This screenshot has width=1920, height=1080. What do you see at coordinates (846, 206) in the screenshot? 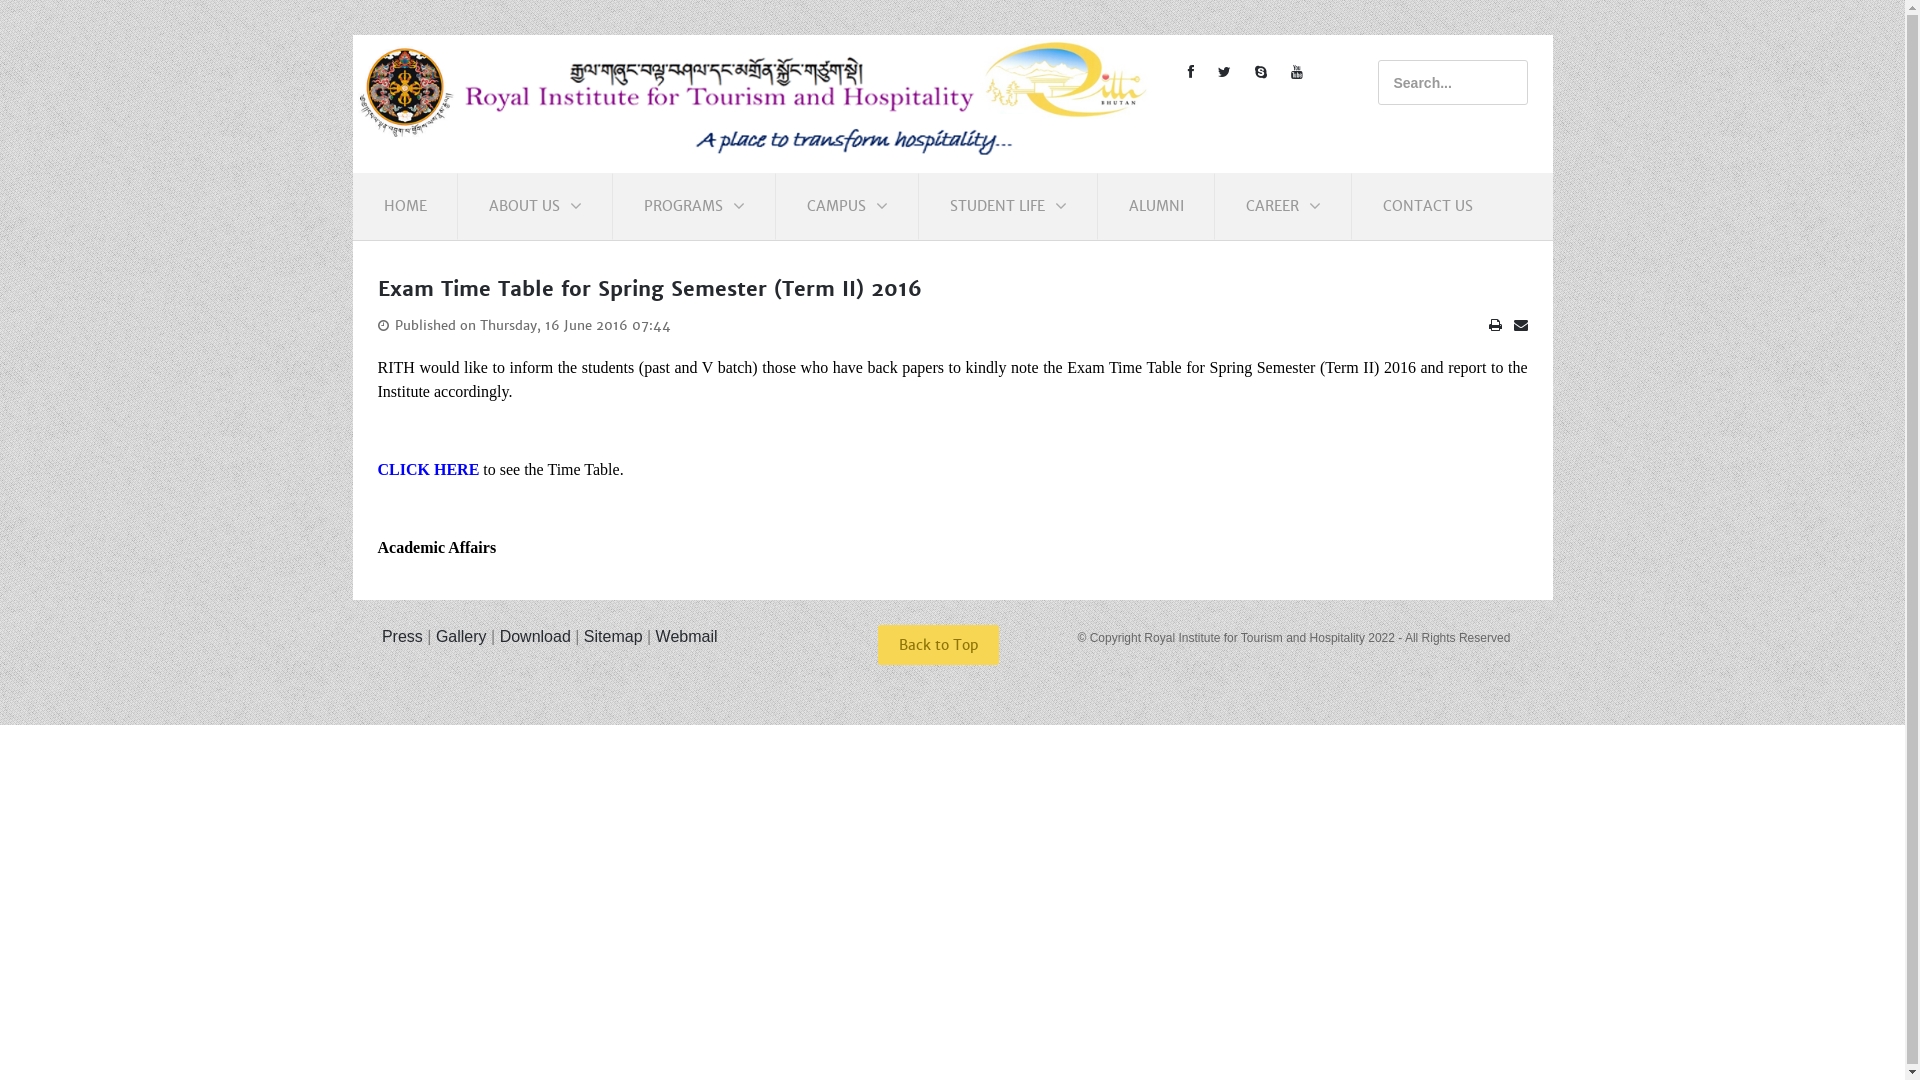
I see `'CAMPUS'` at bounding box center [846, 206].